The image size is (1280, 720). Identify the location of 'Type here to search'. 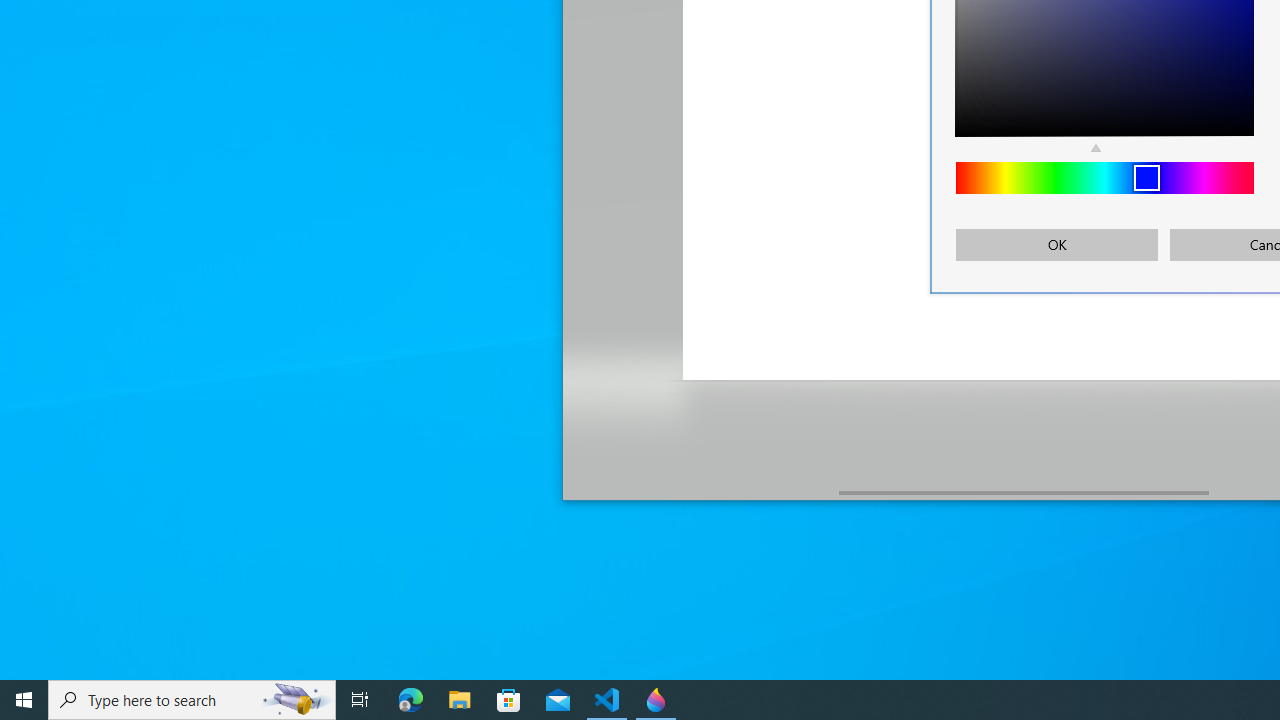
(192, 698).